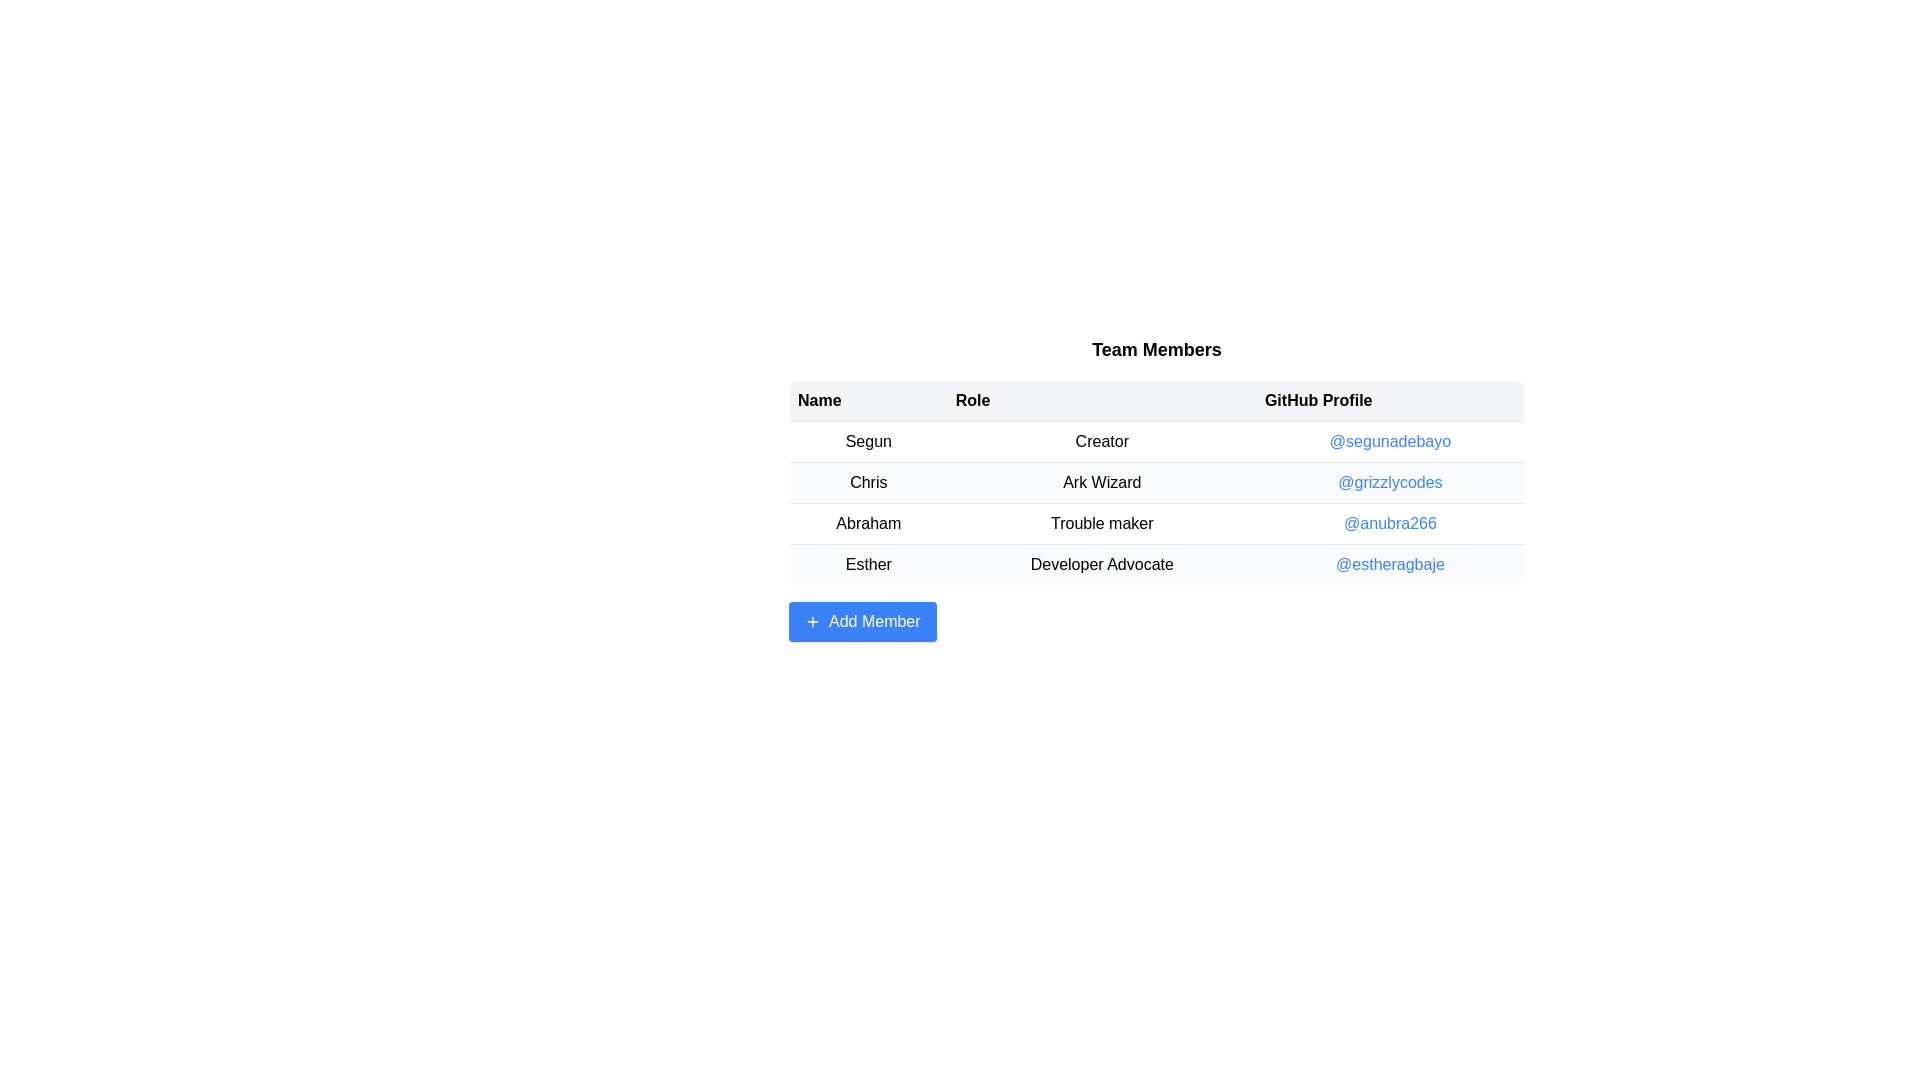 This screenshot has height=1080, width=1920. Describe the element at coordinates (1389, 441) in the screenshot. I see `the hyperlink for the user '@segunadebayo' located in the third row of the 'GitHub Profile' column` at that location.